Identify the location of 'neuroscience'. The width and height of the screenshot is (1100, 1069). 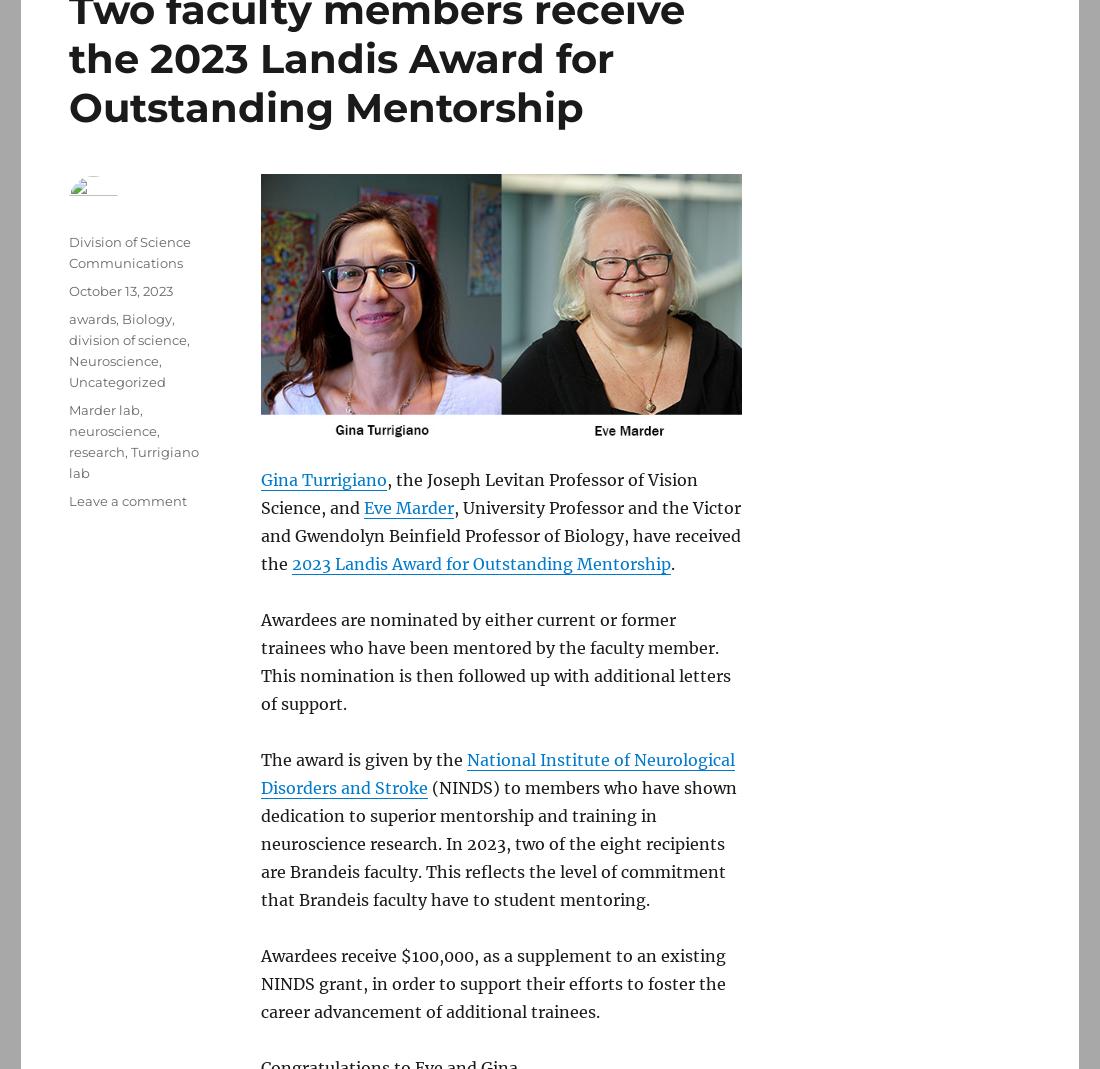
(112, 430).